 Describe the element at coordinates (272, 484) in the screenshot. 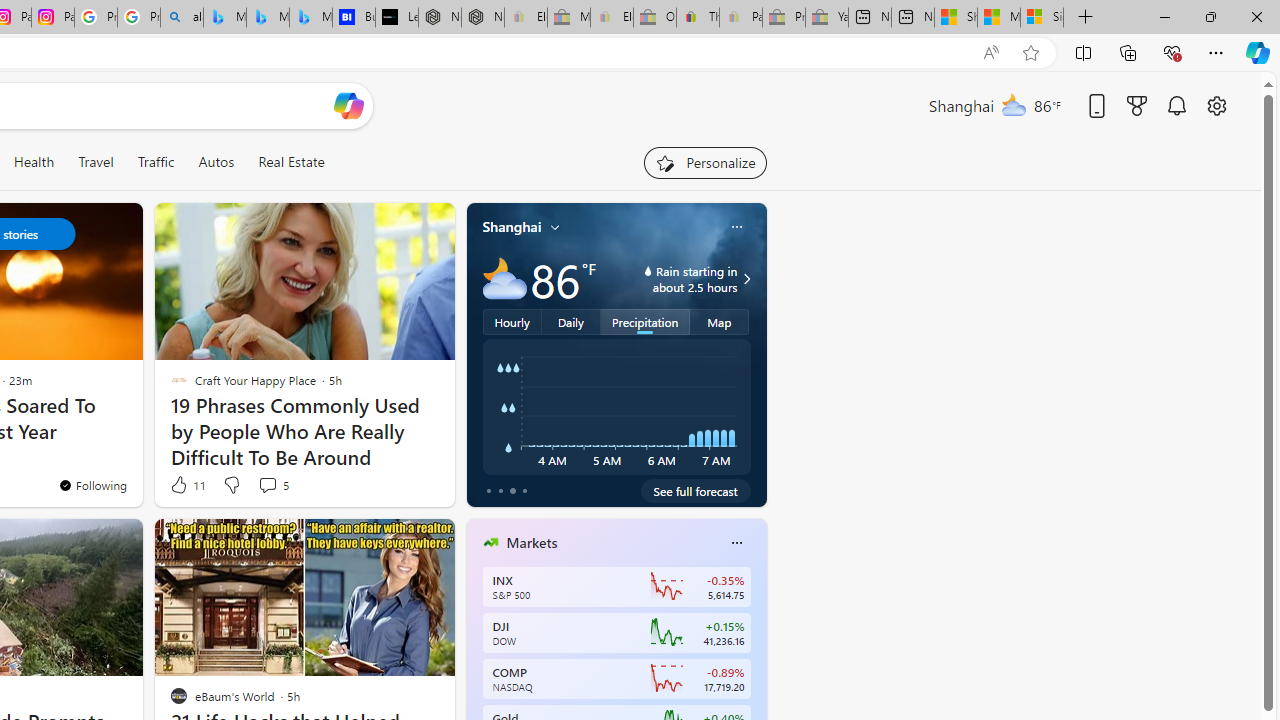

I see `'View comments 5 Comment'` at that location.